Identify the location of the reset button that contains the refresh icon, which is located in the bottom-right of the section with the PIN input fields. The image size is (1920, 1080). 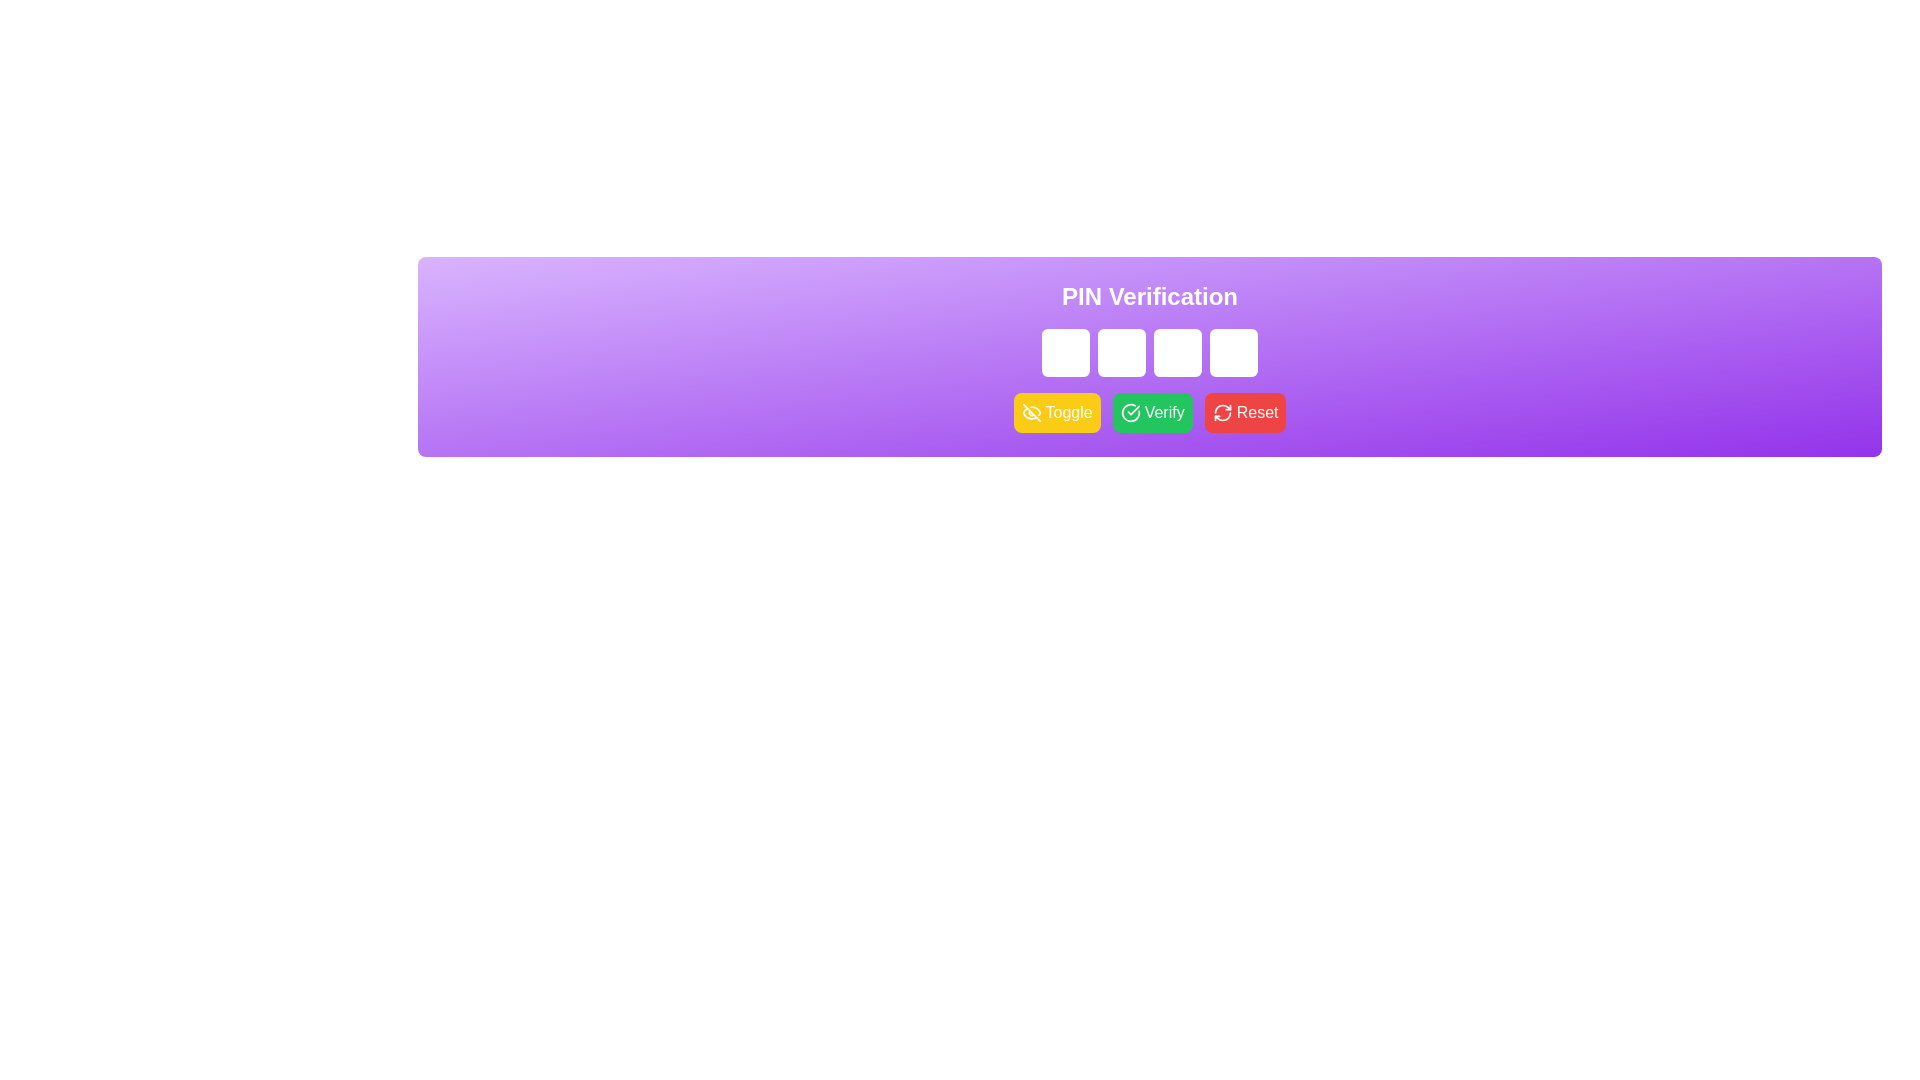
(1221, 411).